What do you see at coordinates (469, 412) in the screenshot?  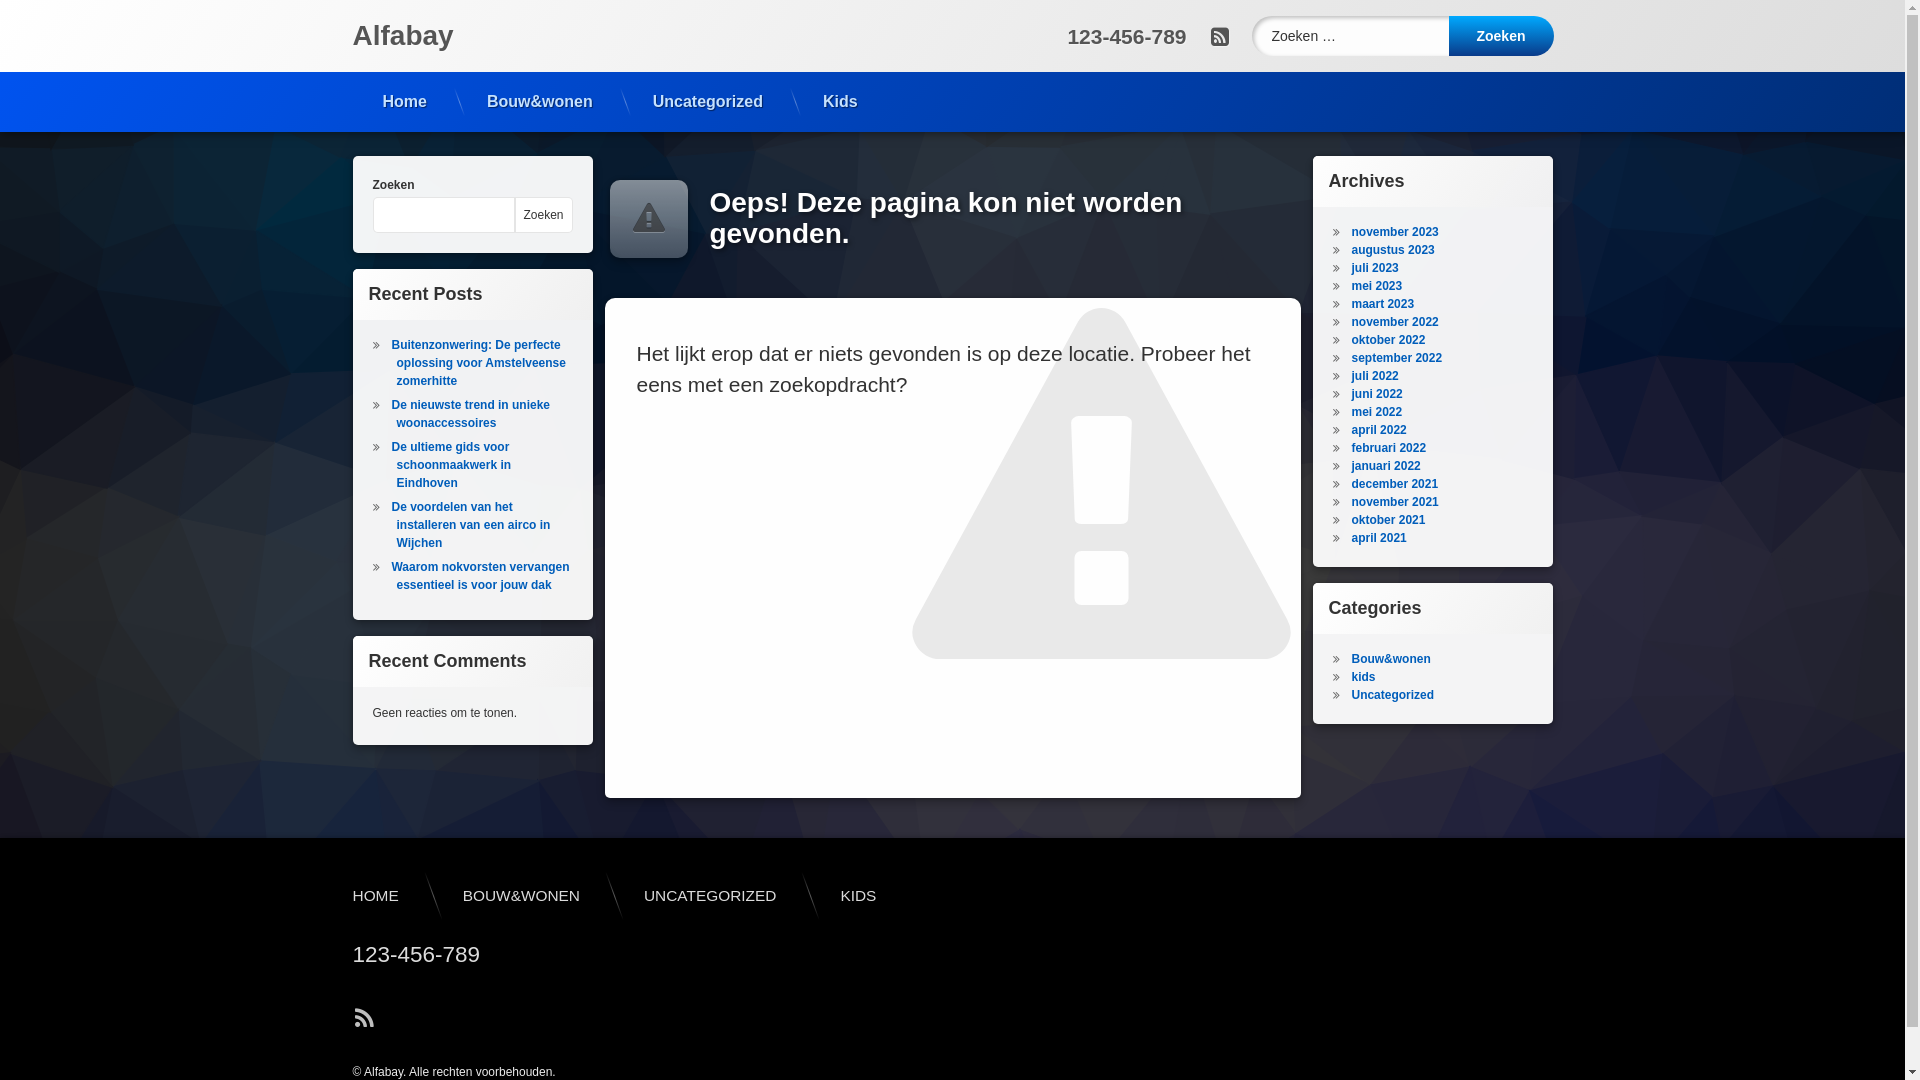 I see `'De nieuwste trend in unieke woonaccessoires'` at bounding box center [469, 412].